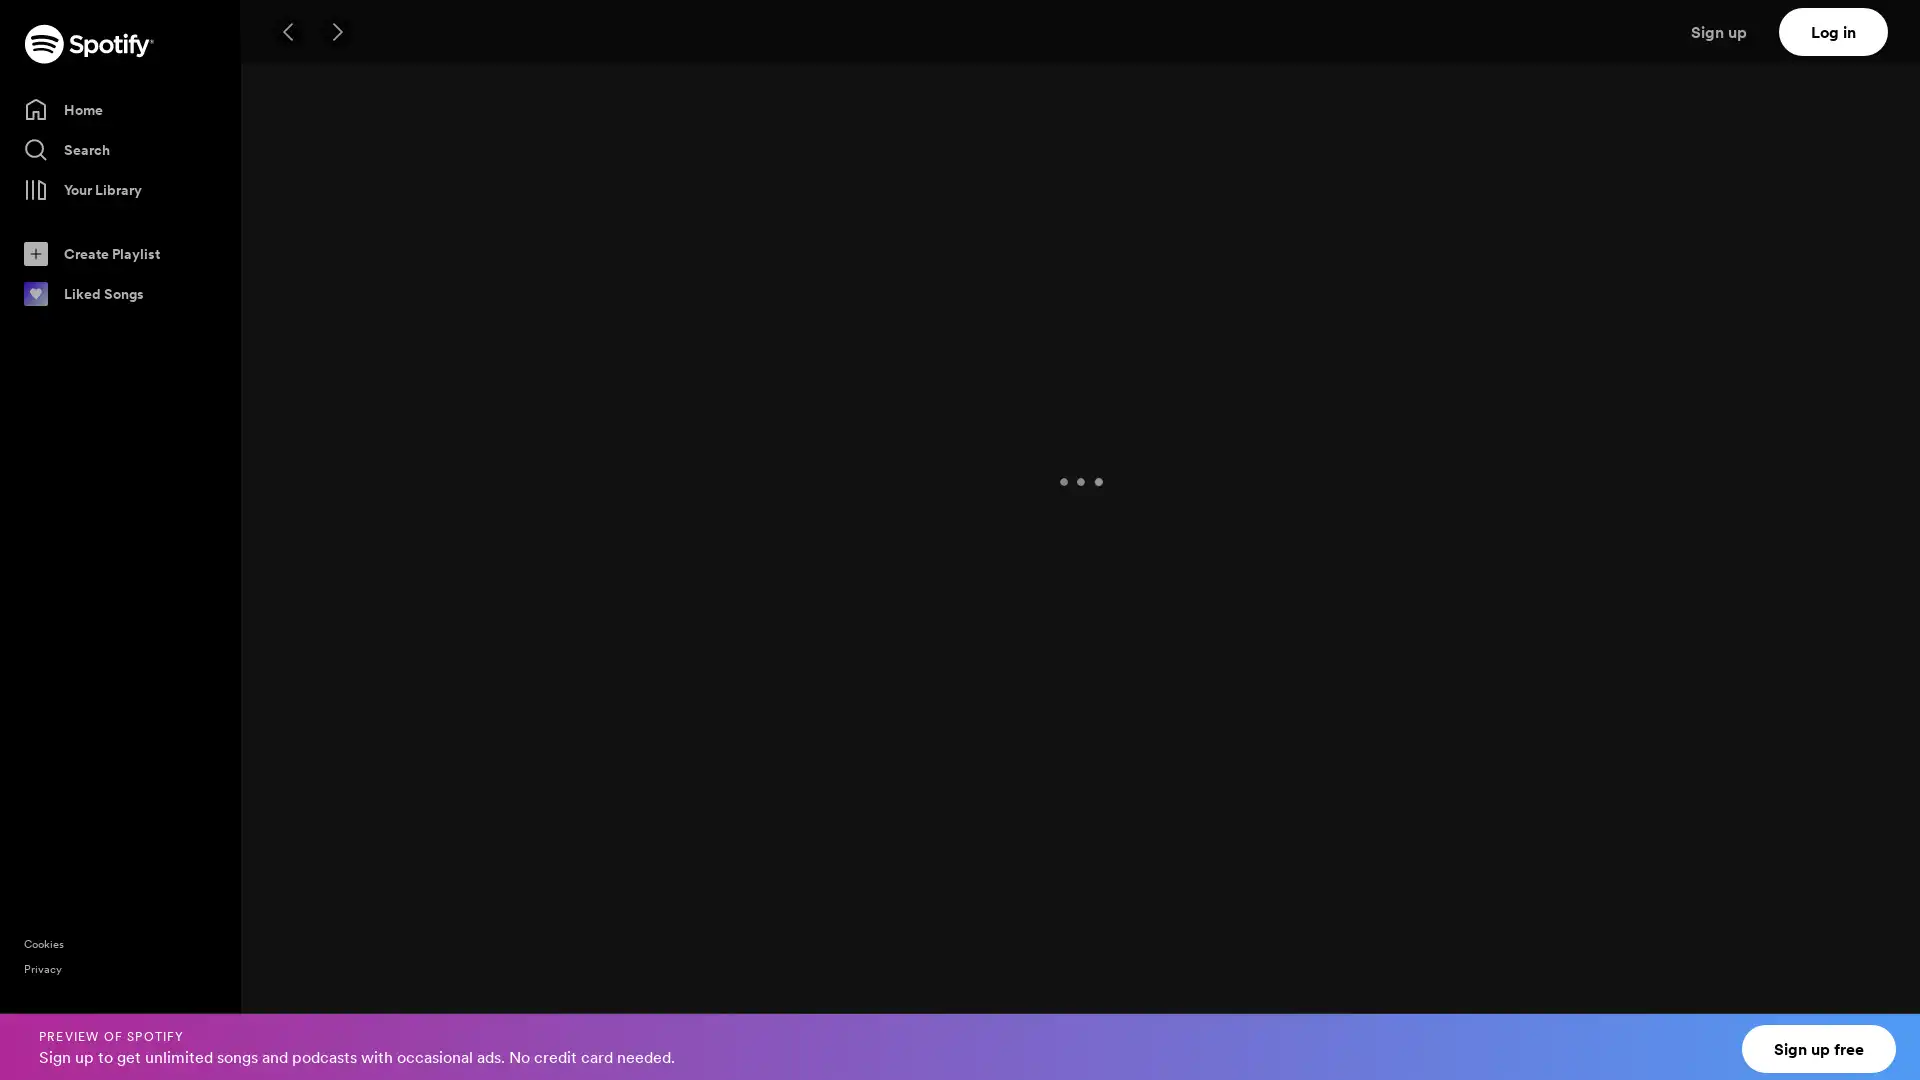 This screenshot has height=1080, width=1920. What do you see at coordinates (1019, 608) in the screenshot?
I see `Play lofi cafe` at bounding box center [1019, 608].